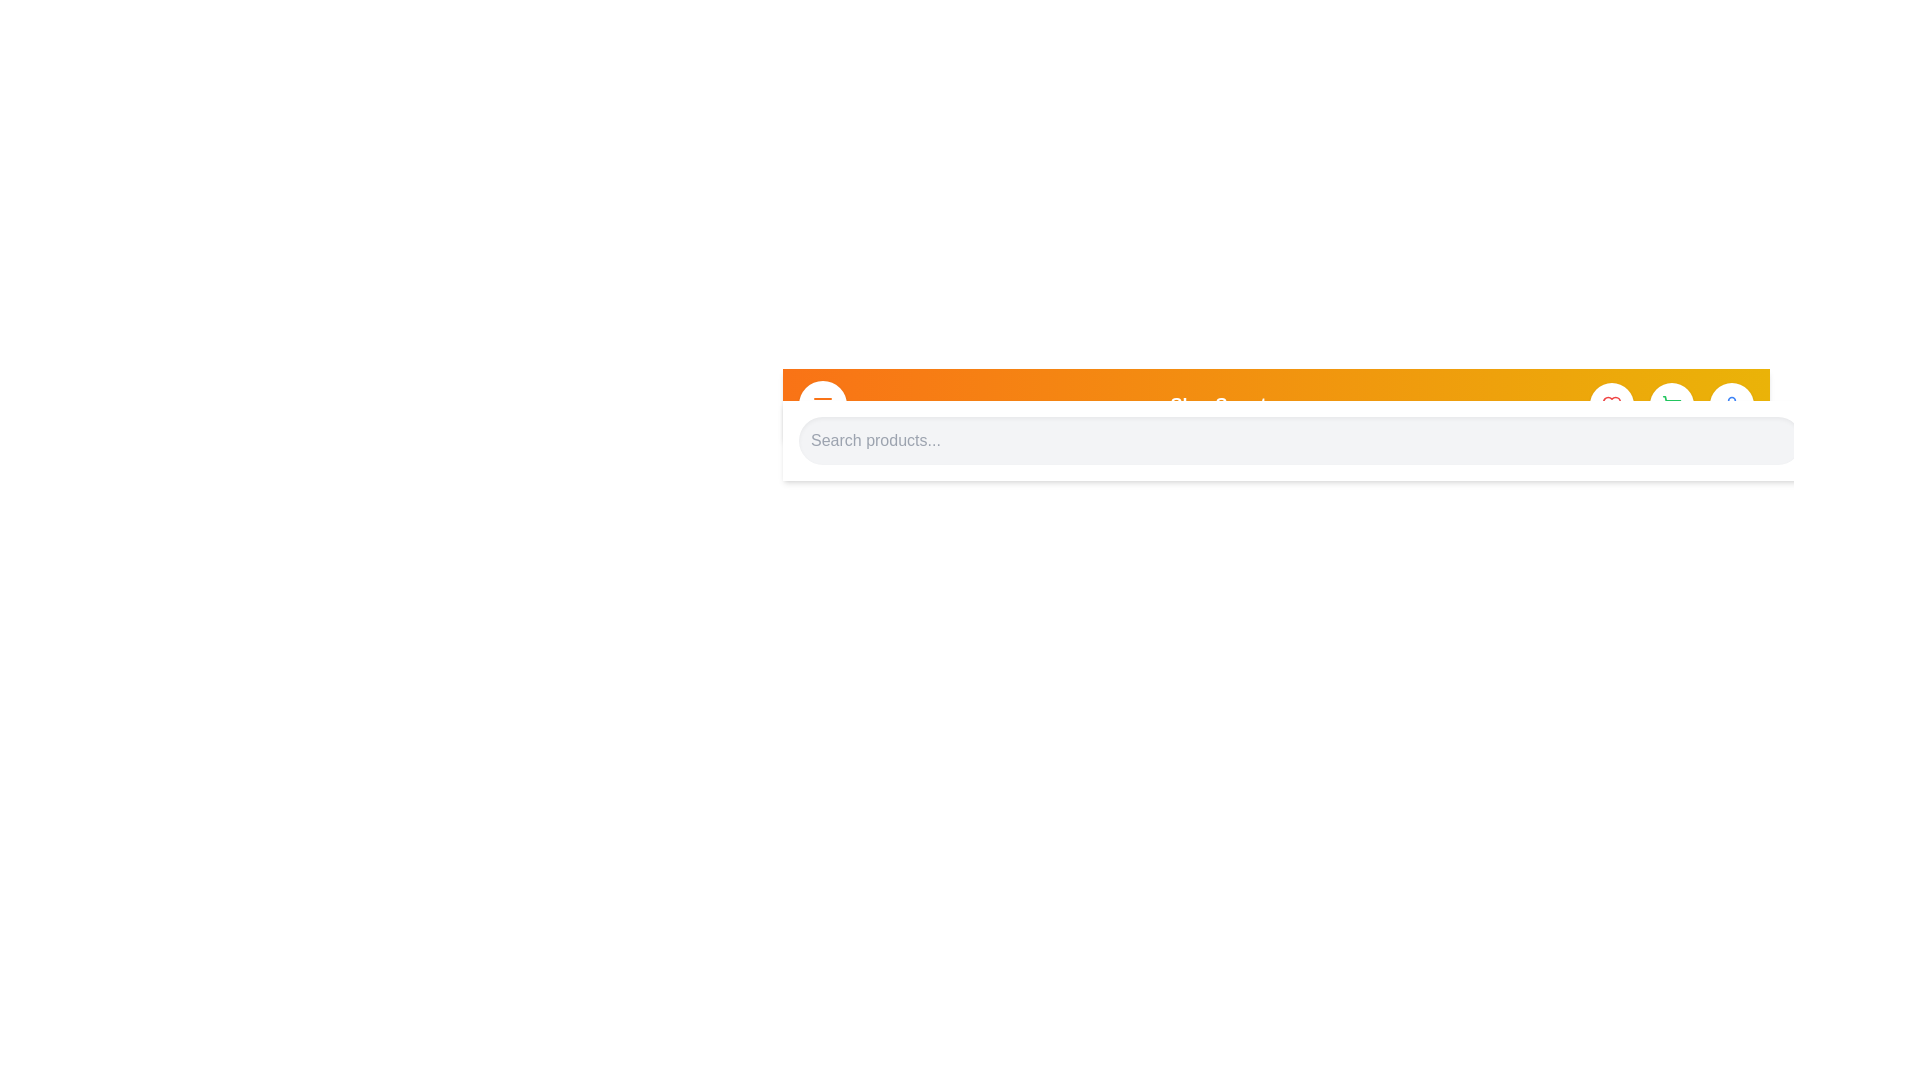 The height and width of the screenshot is (1080, 1920). Describe the element at coordinates (1671, 405) in the screenshot. I see `shopping cart icon` at that location.